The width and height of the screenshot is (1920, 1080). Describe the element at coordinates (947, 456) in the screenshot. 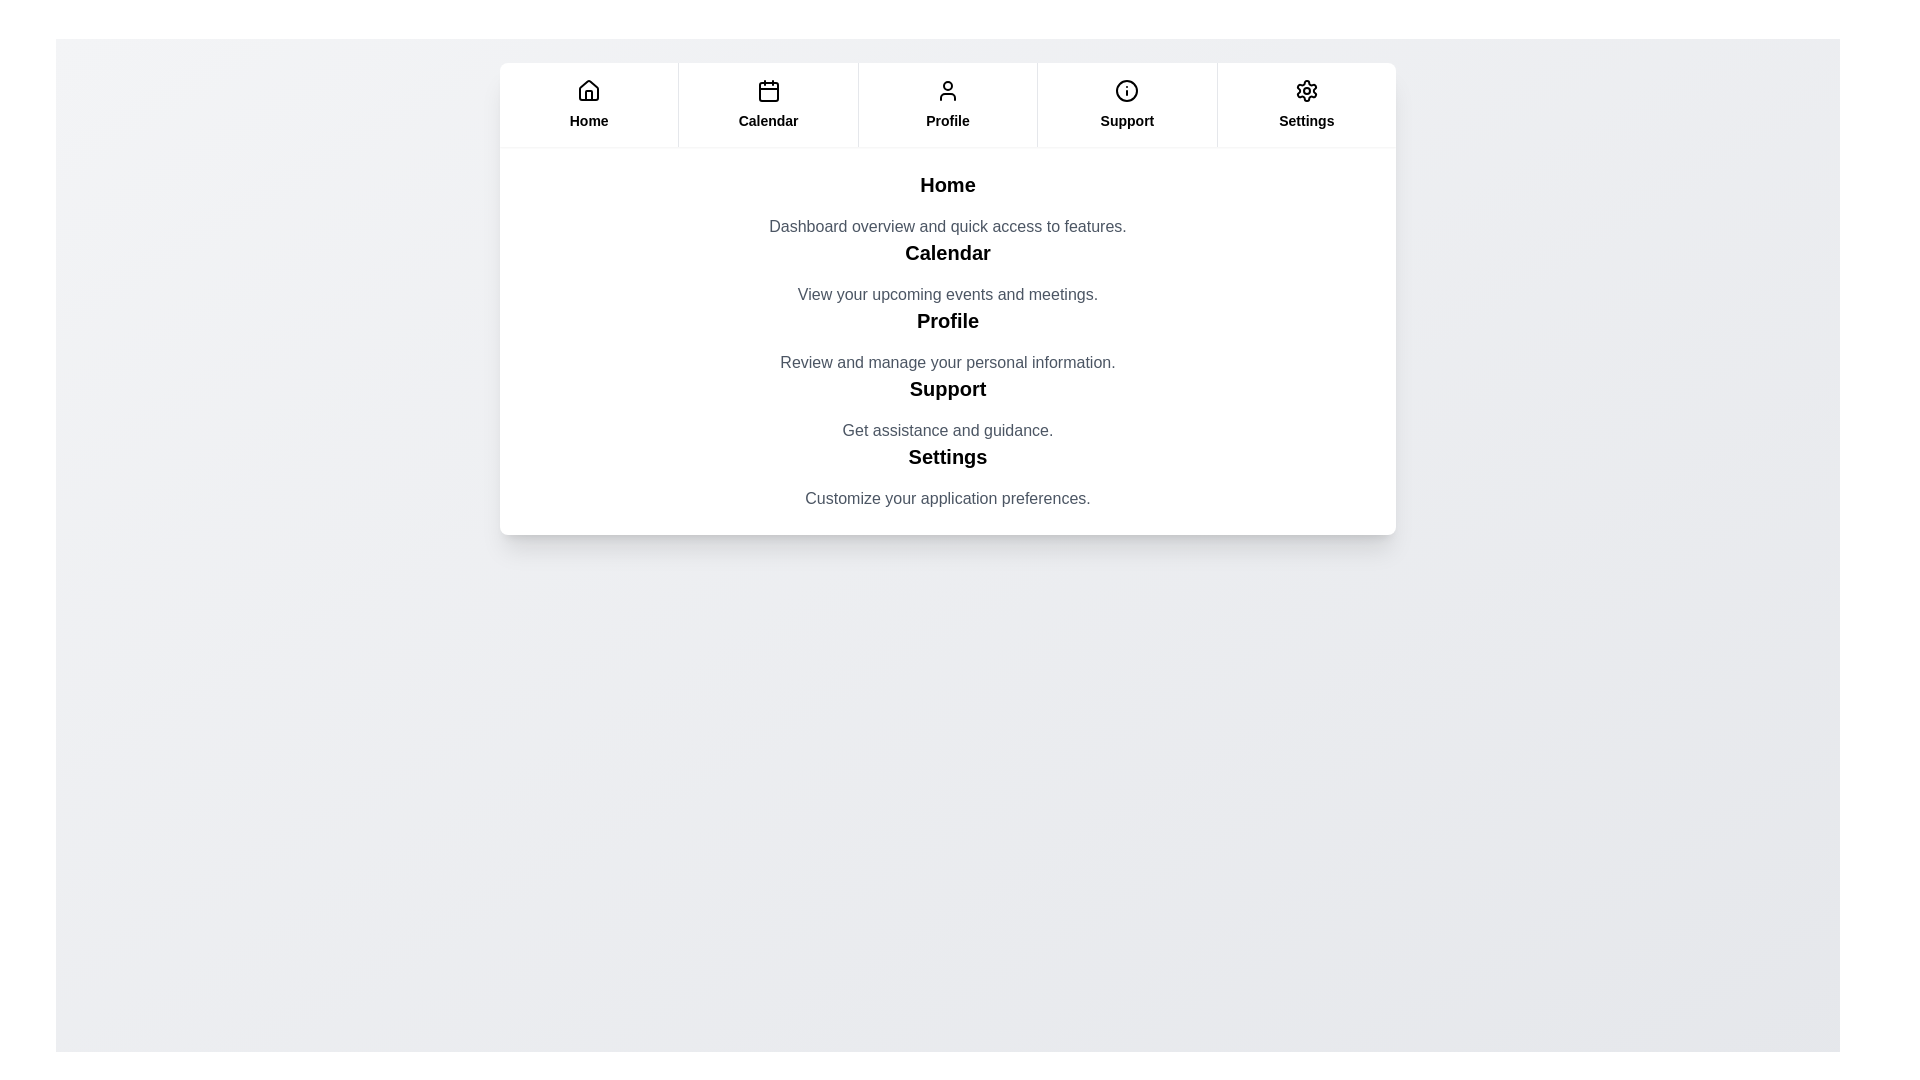

I see `the static text that labels the section for settings-related options, located above the text 'Customize your application preferences.'` at that location.